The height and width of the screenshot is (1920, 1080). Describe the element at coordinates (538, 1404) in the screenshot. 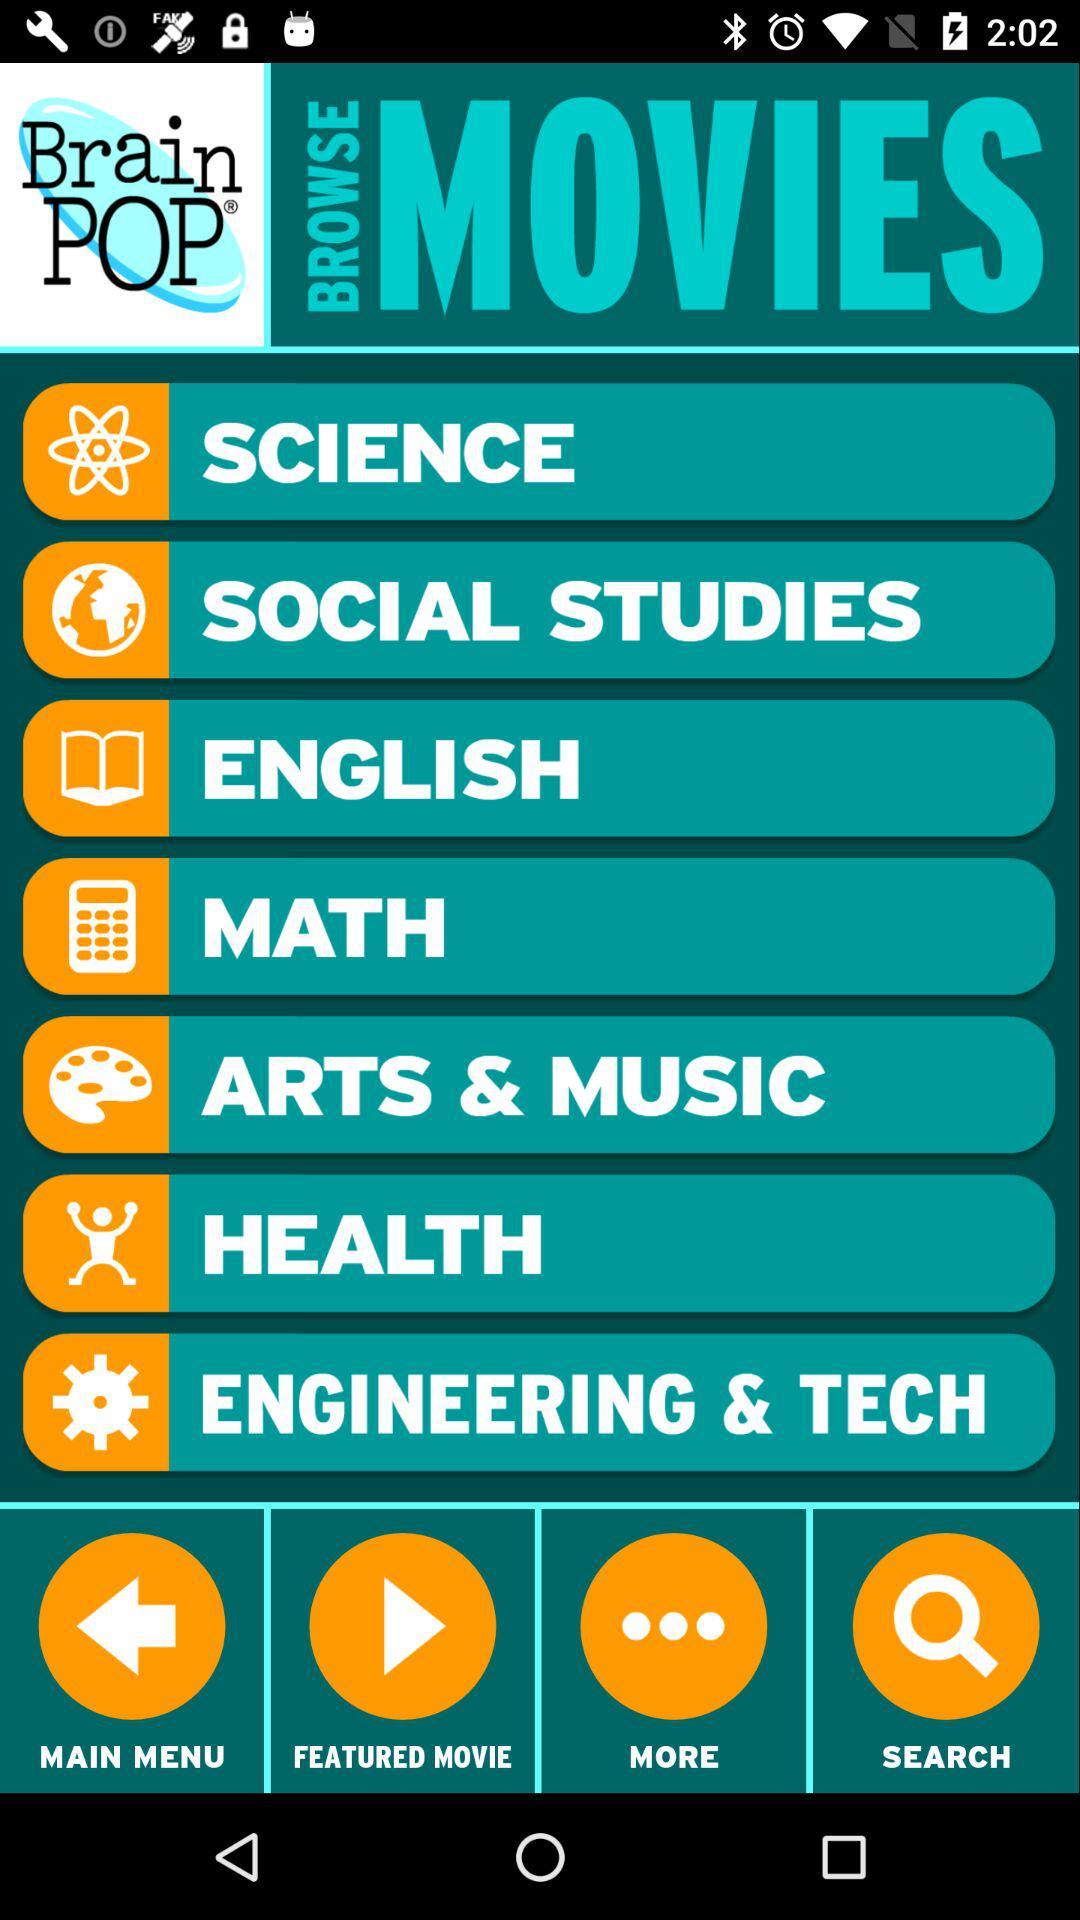

I see `open up the section` at that location.